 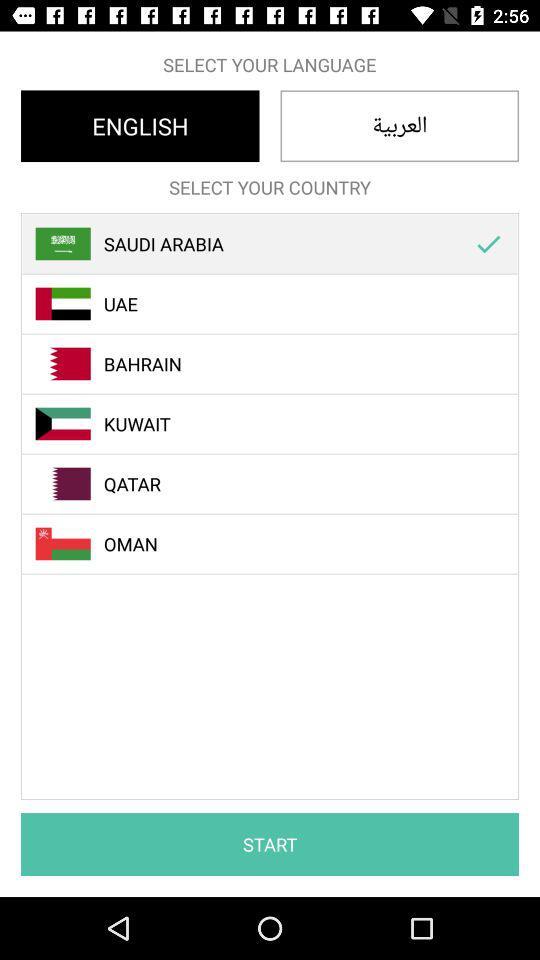 What do you see at coordinates (280, 424) in the screenshot?
I see `the item below the bahrain` at bounding box center [280, 424].